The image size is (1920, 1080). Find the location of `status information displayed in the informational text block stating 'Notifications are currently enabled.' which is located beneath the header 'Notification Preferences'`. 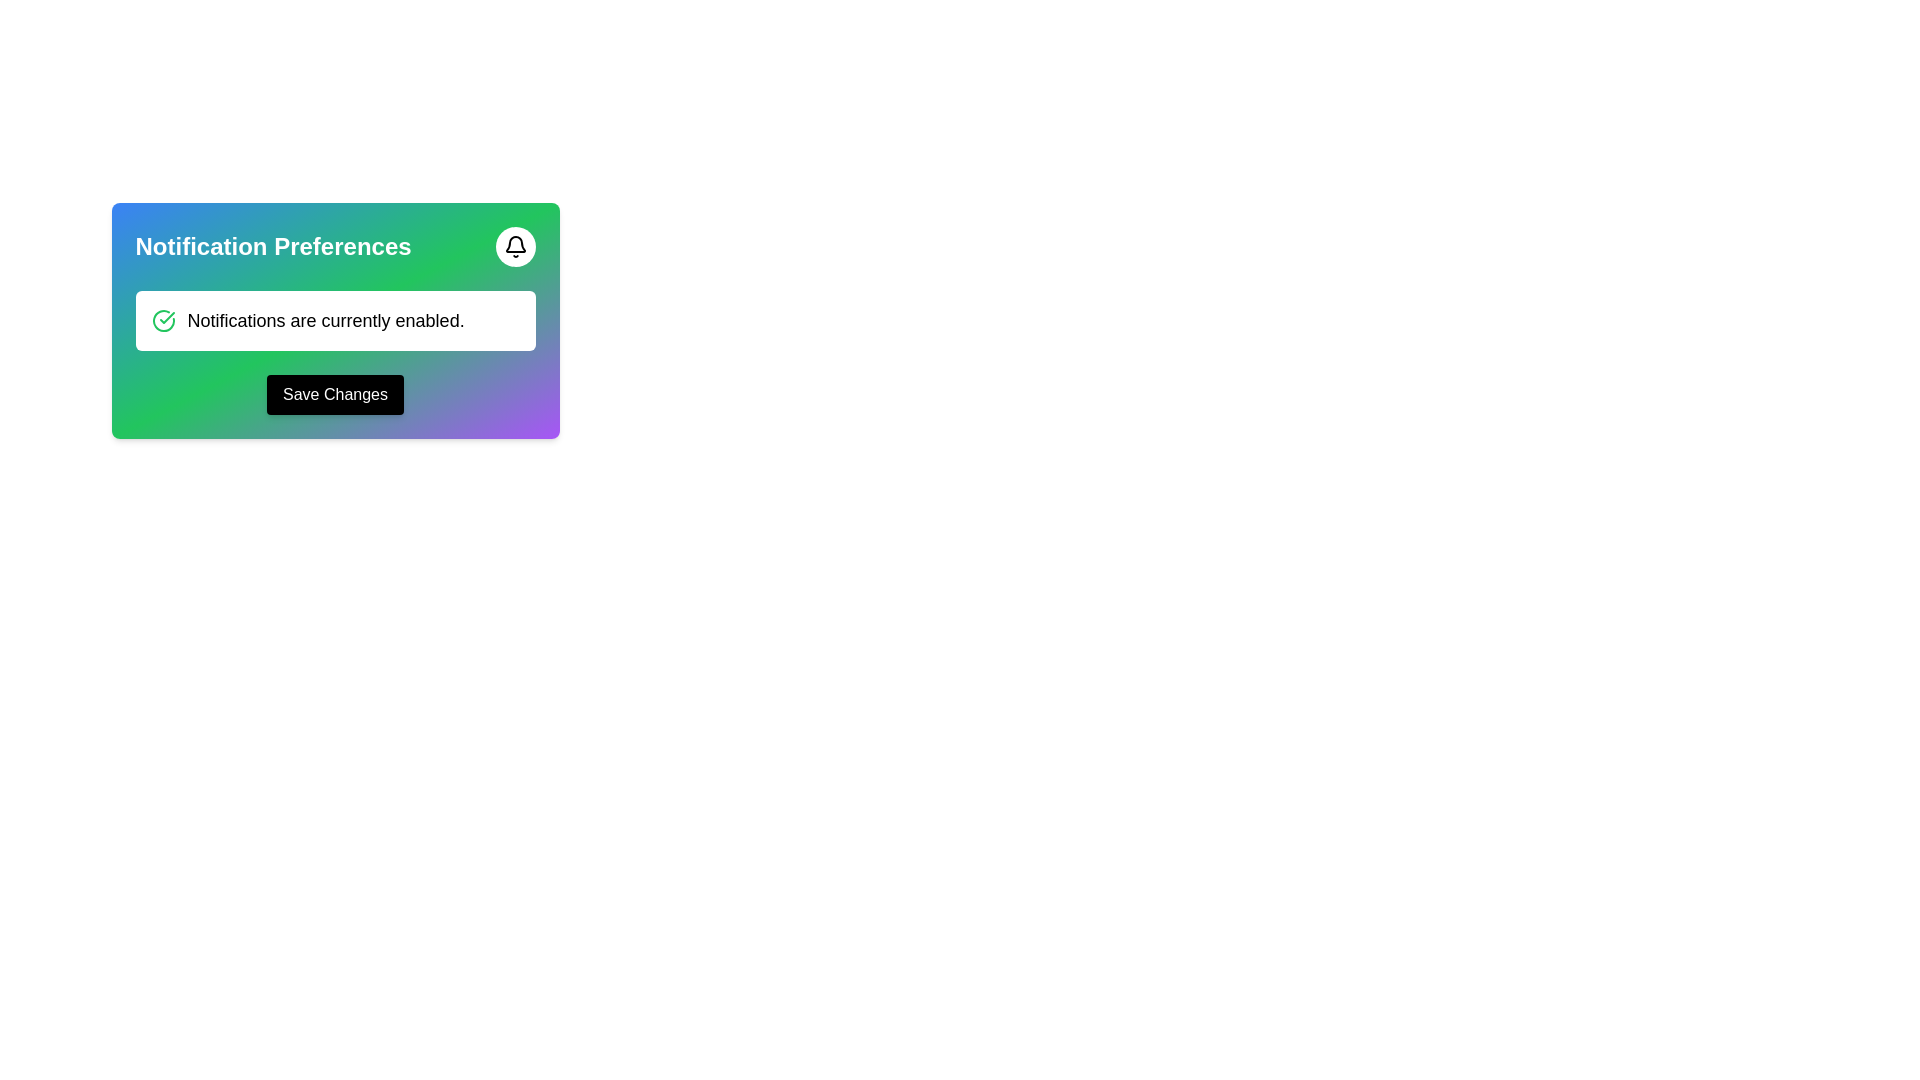

status information displayed in the informational text block stating 'Notifications are currently enabled.' which is located beneath the header 'Notification Preferences' is located at coordinates (335, 319).